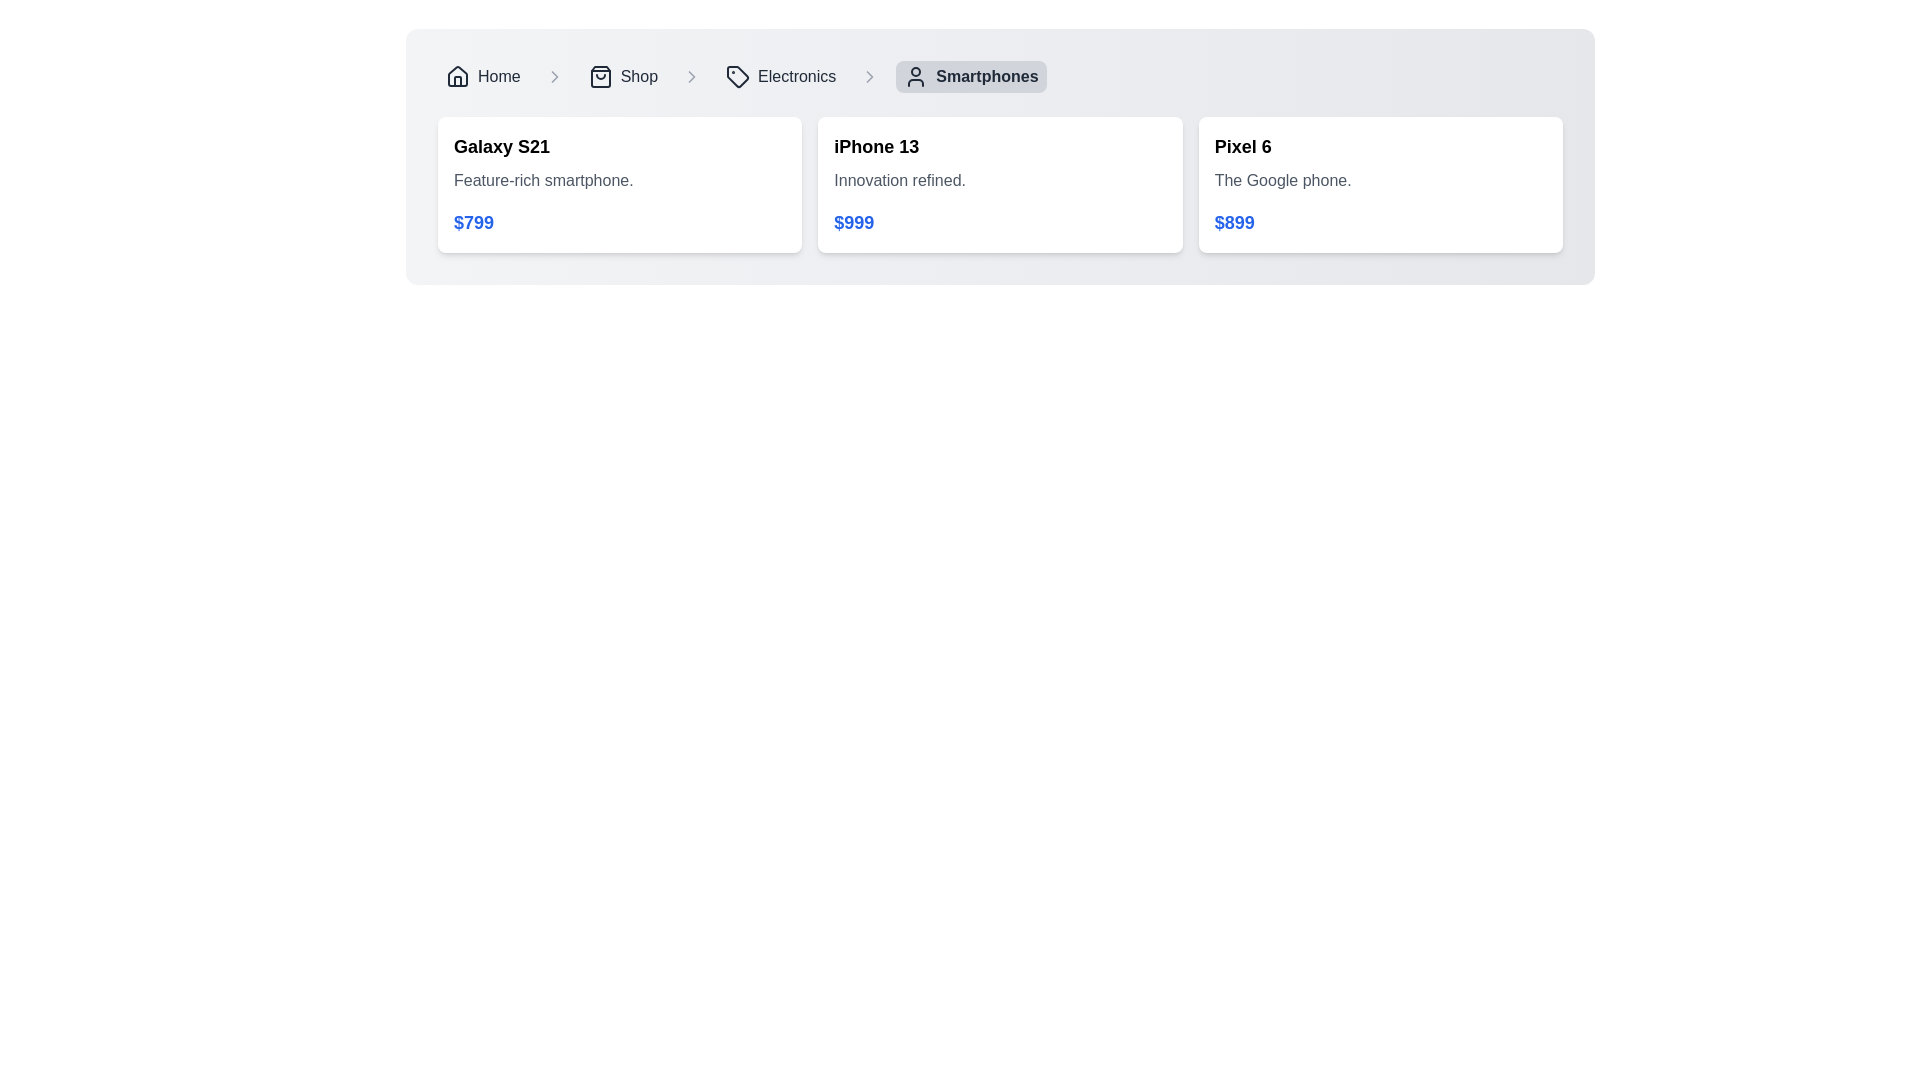  I want to click on the 'Home' icon in the breadcrumb navigation bar, which is represented by a simplified polygon shape resembling a house, so click(456, 75).